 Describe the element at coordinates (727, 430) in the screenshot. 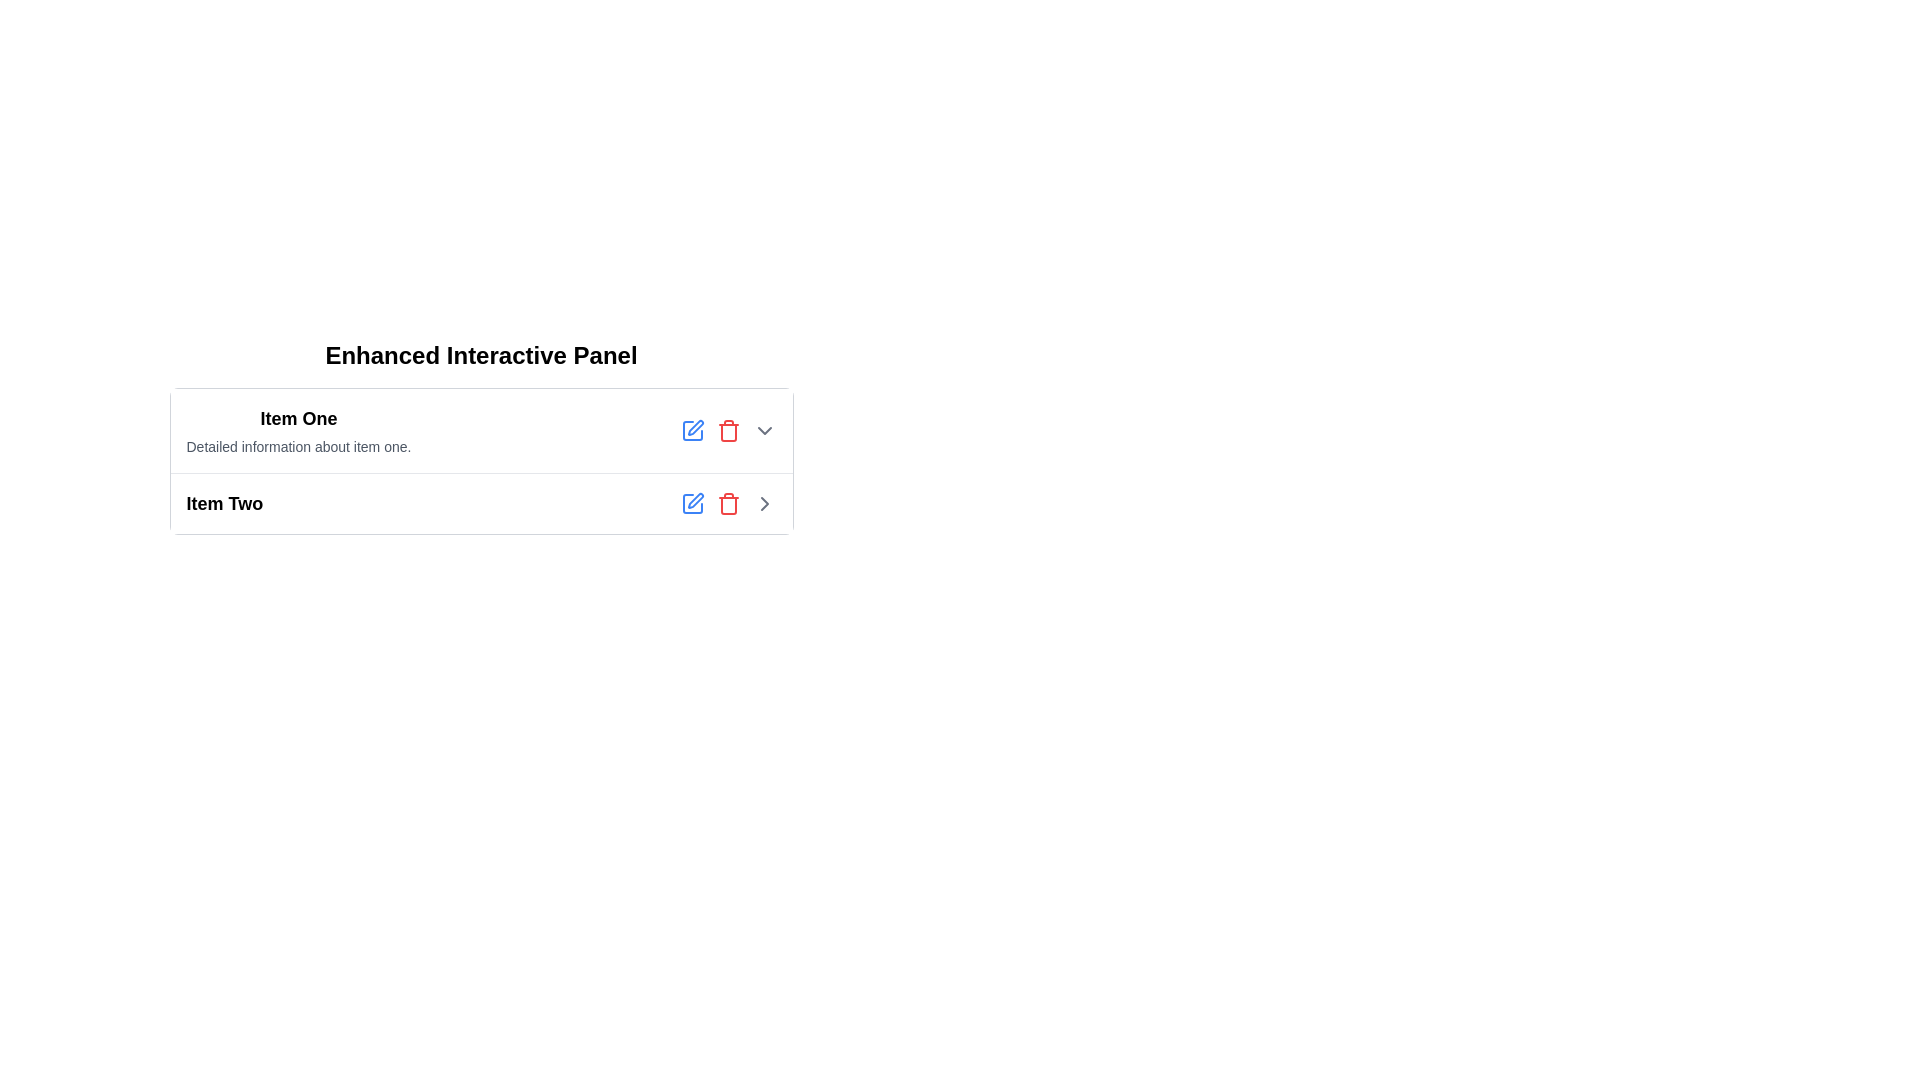

I see `the red delete icon button located to the right of 'Item One'` at that location.